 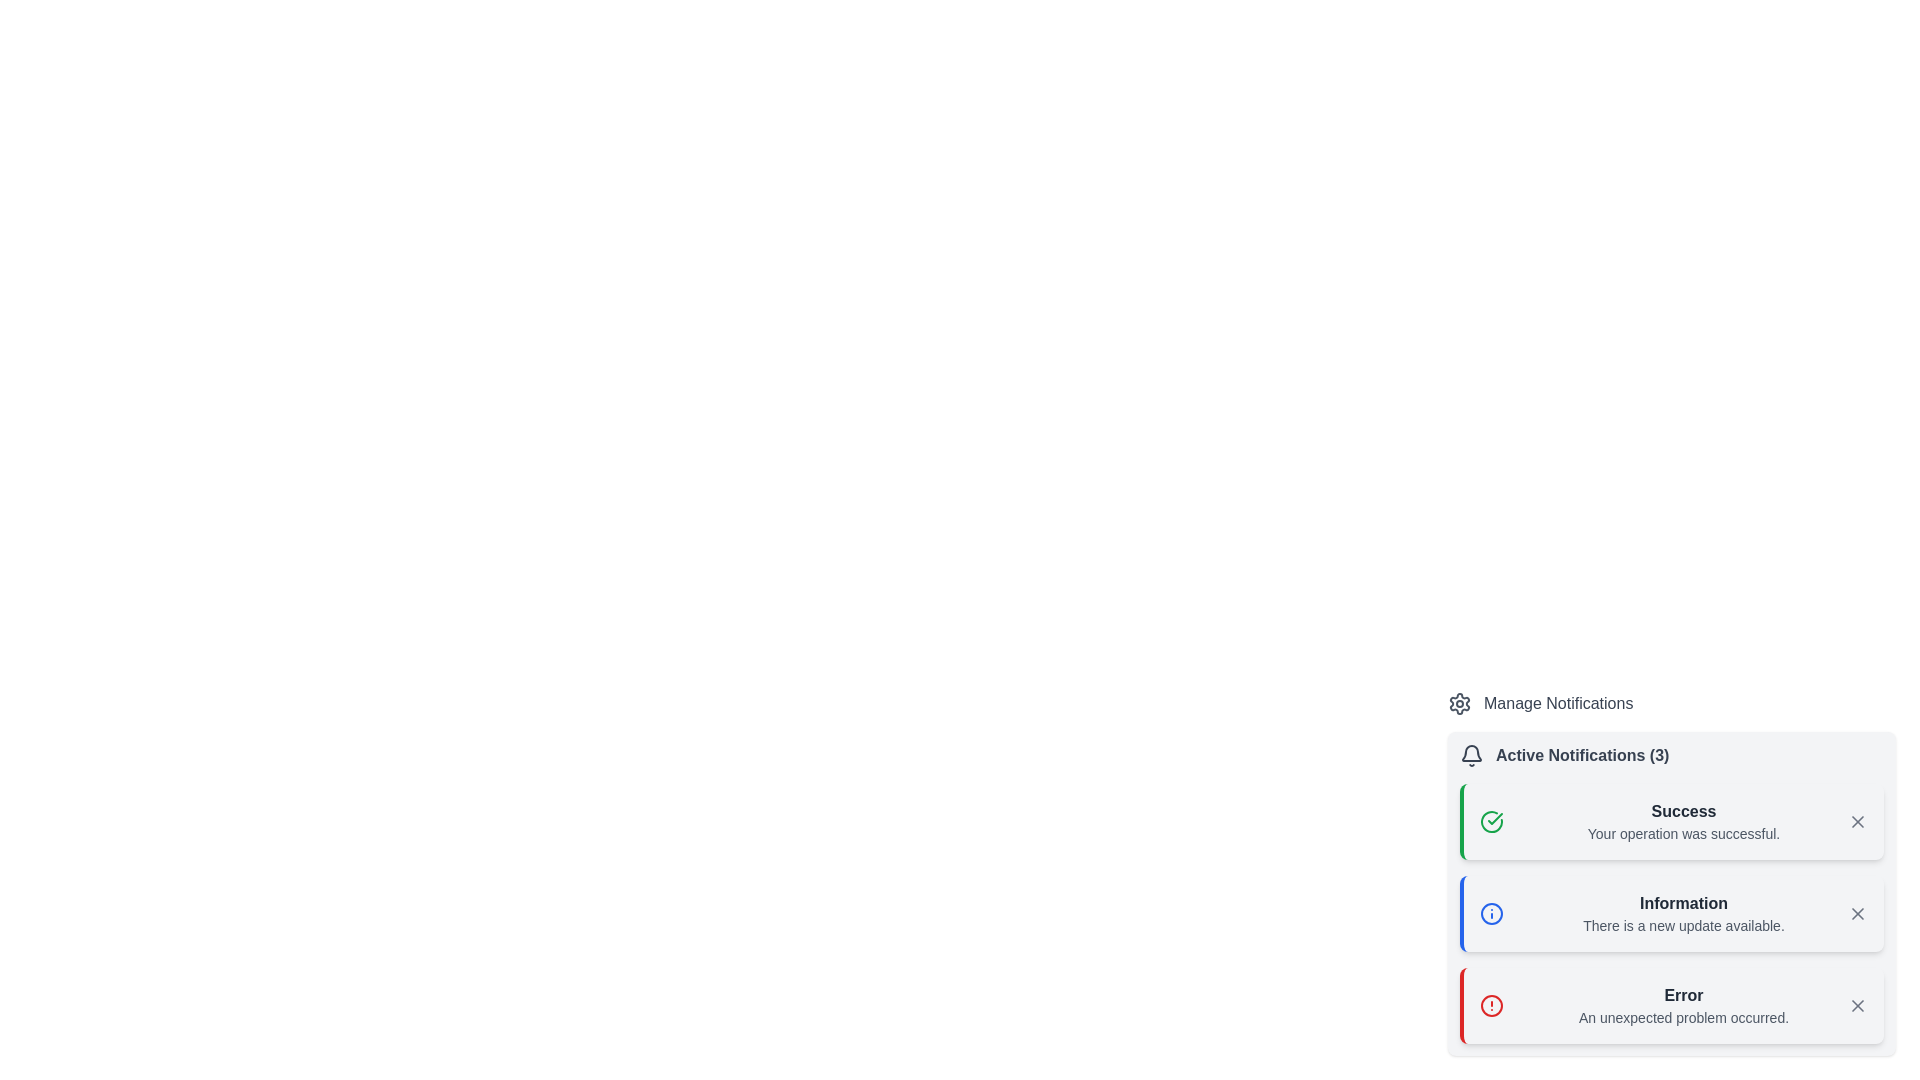 I want to click on success message from the first notification card in the 'Active Notifications (3)' list, which displays a green checkmark icon, bold text 'Success', and additional text indicating 'Your operation was successful.', so click(x=1671, y=821).